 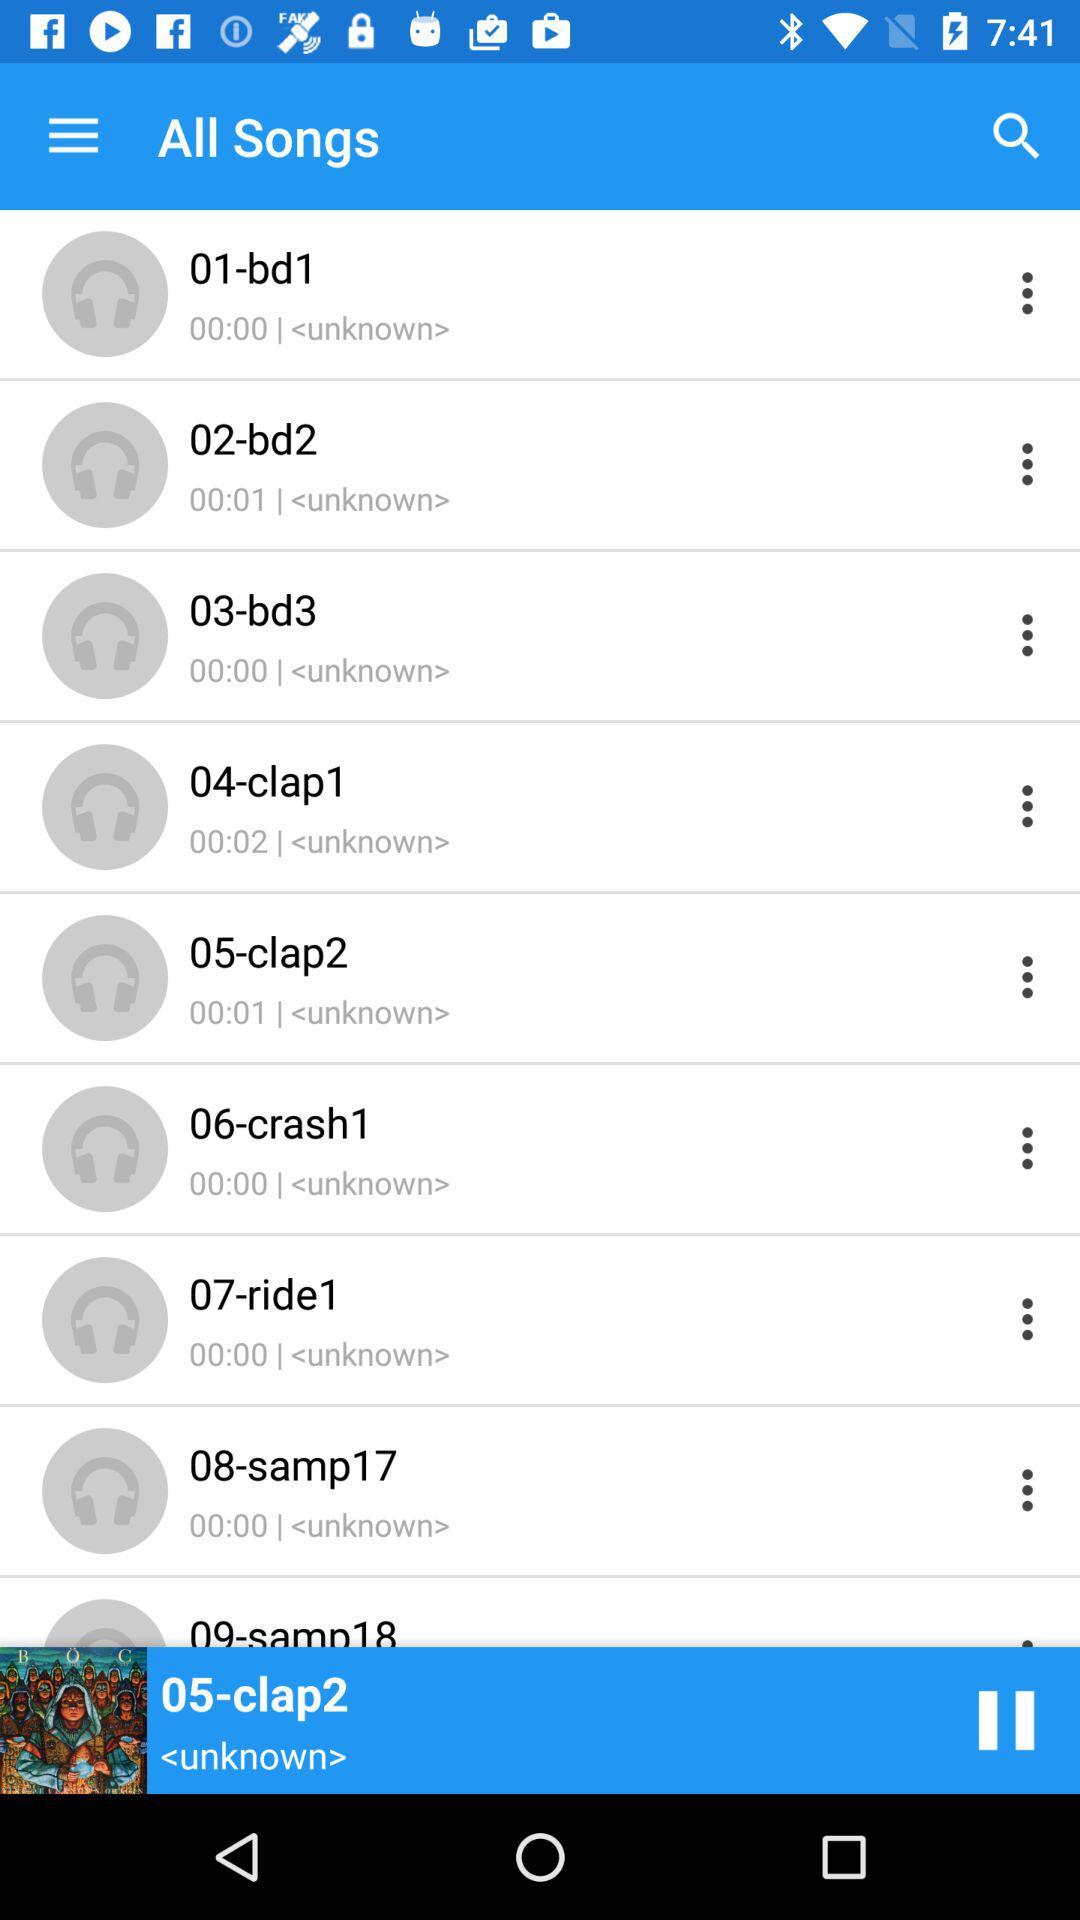 I want to click on open menu, so click(x=1027, y=977).